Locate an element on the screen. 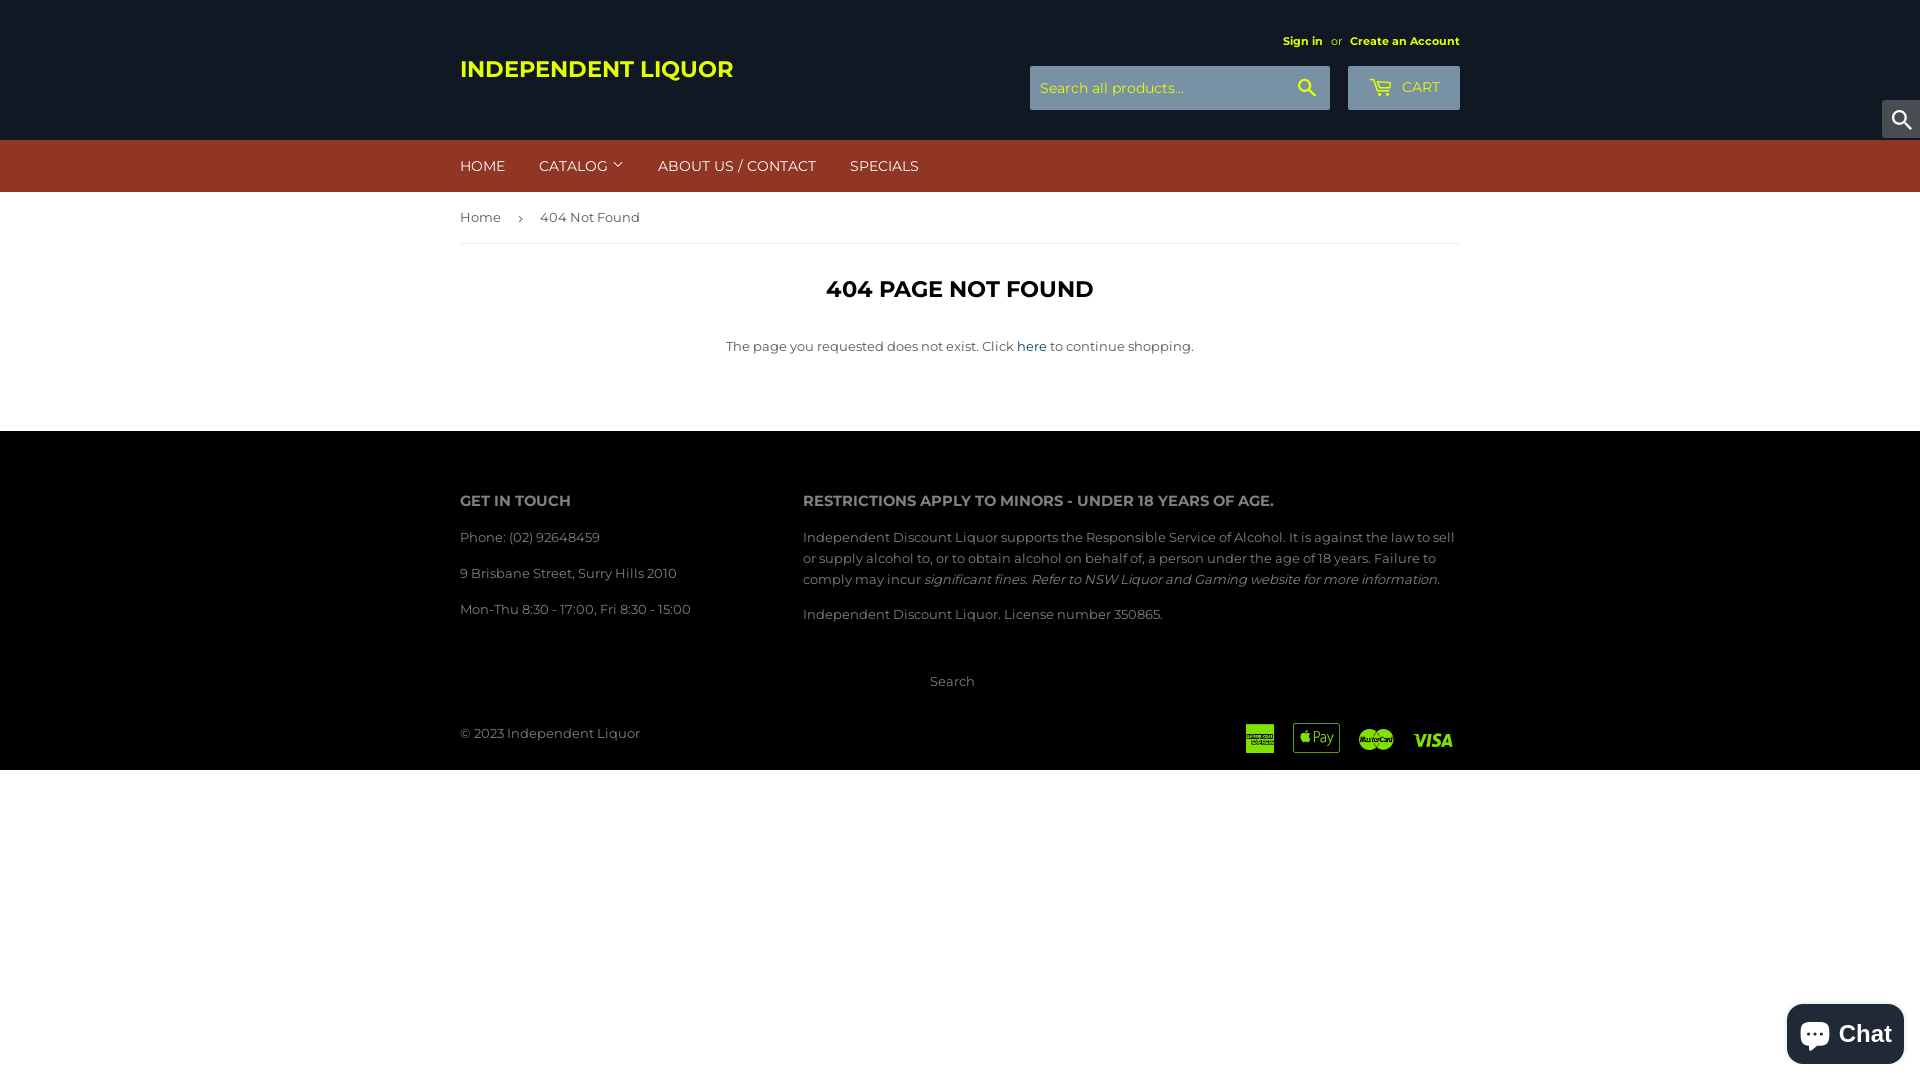  'HOME' is located at coordinates (482, 164).